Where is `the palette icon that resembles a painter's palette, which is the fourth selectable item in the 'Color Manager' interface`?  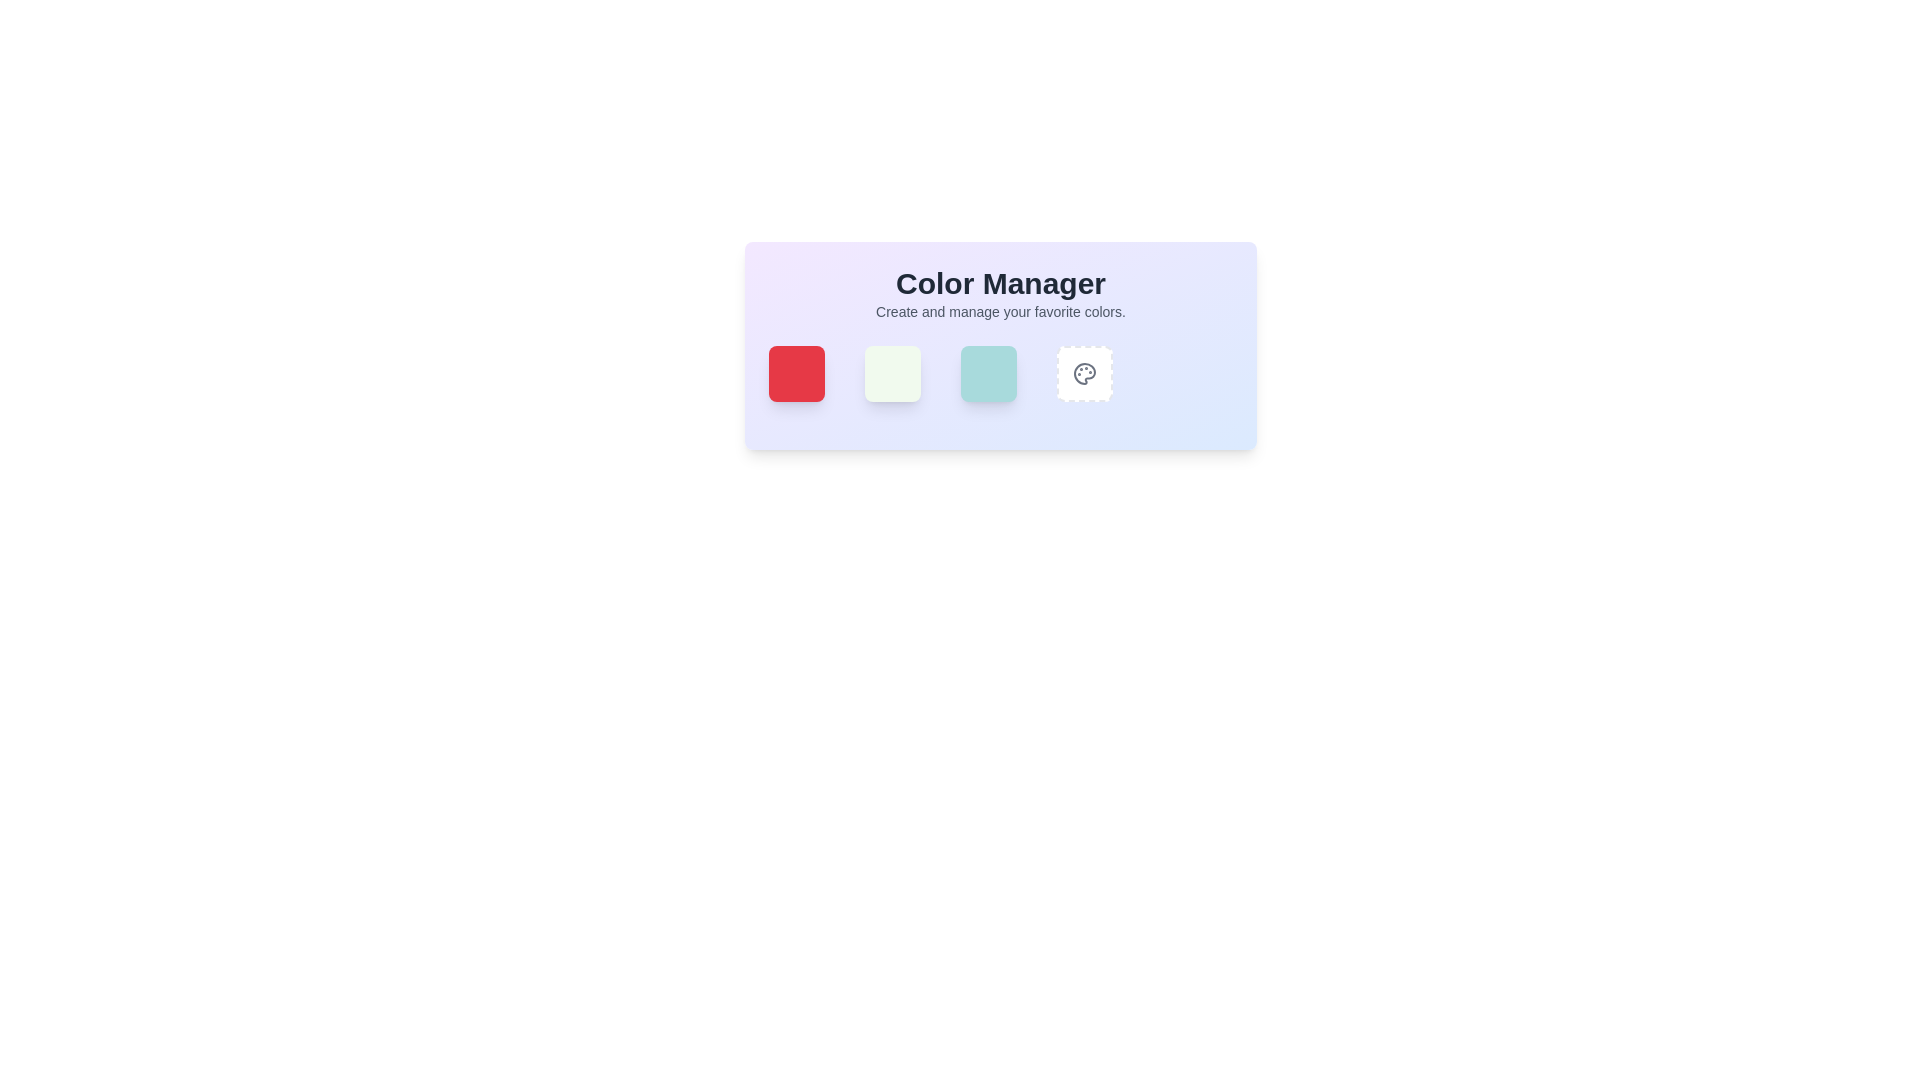 the palette icon that resembles a painter's palette, which is the fourth selectable item in the 'Color Manager' interface is located at coordinates (1083, 374).